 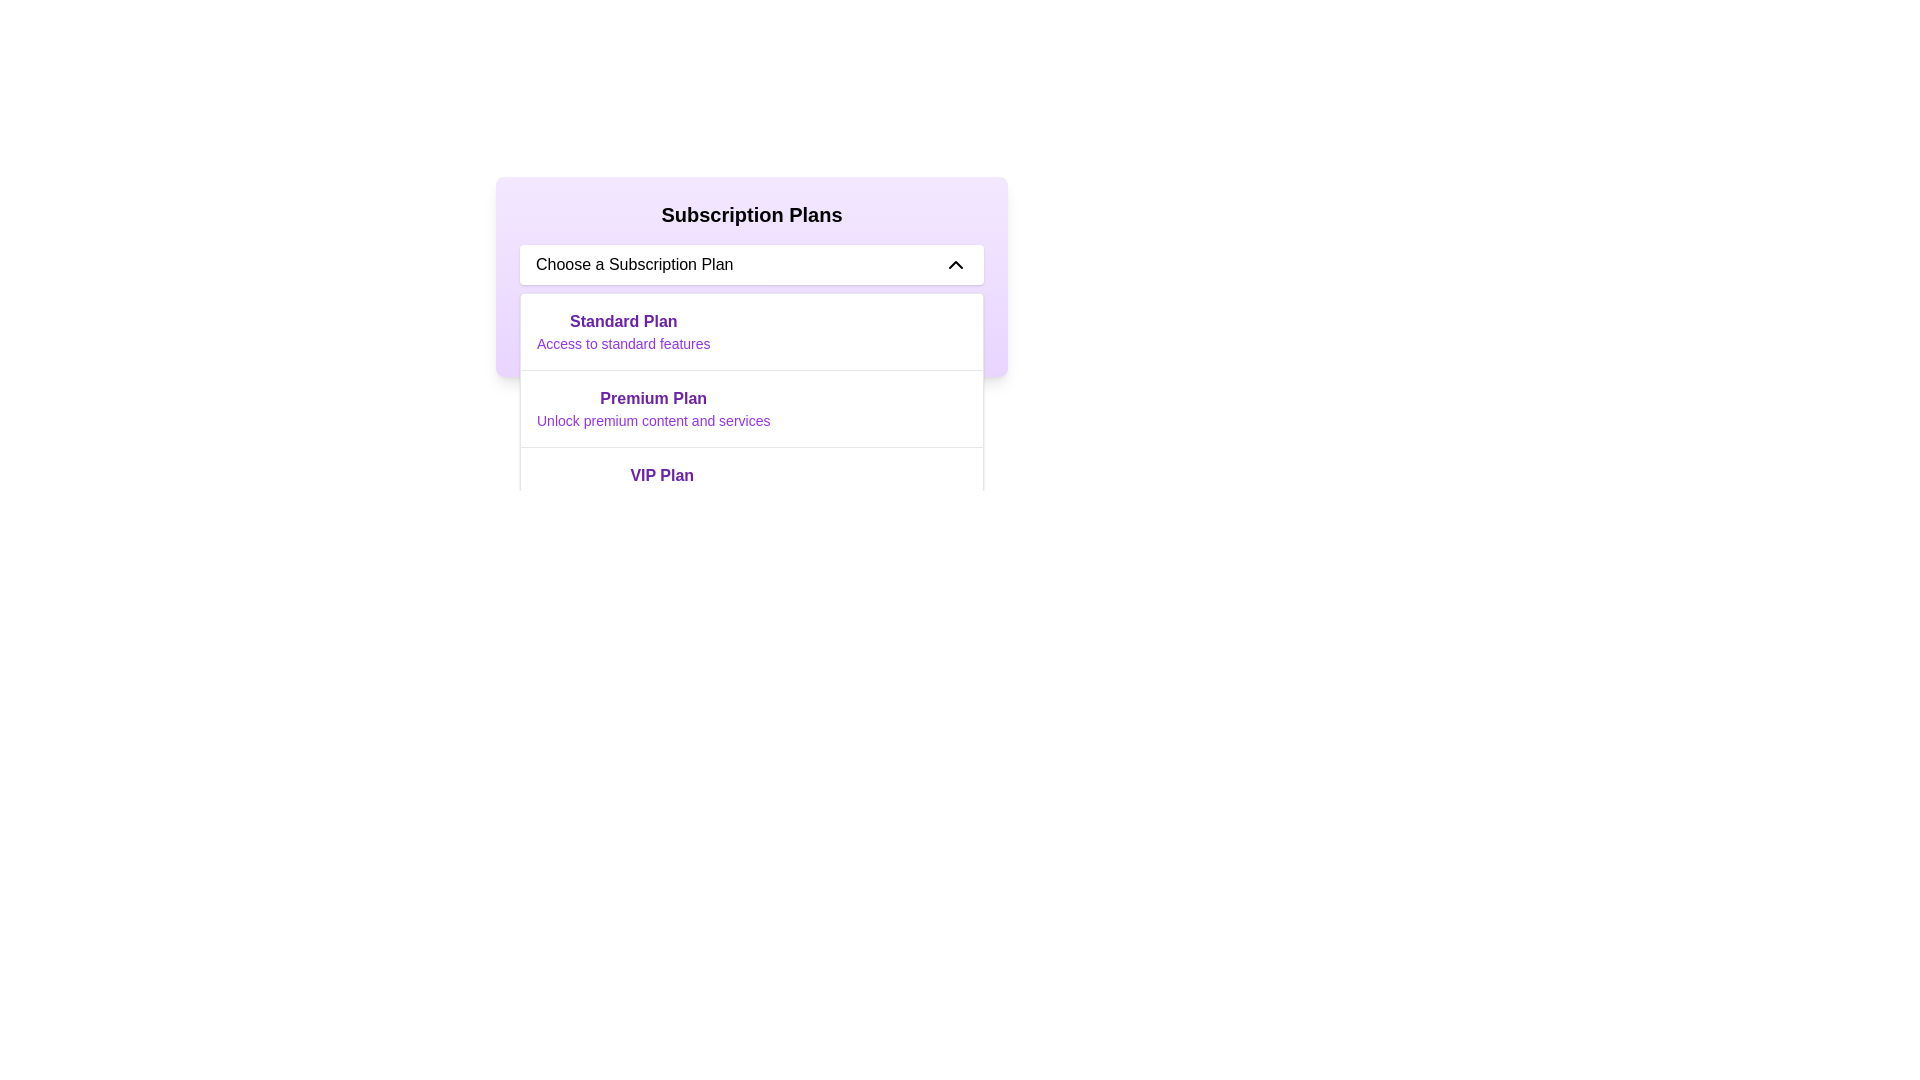 What do you see at coordinates (954, 264) in the screenshot?
I see `the chevron-shaped icon resembling an upward arrow` at bounding box center [954, 264].